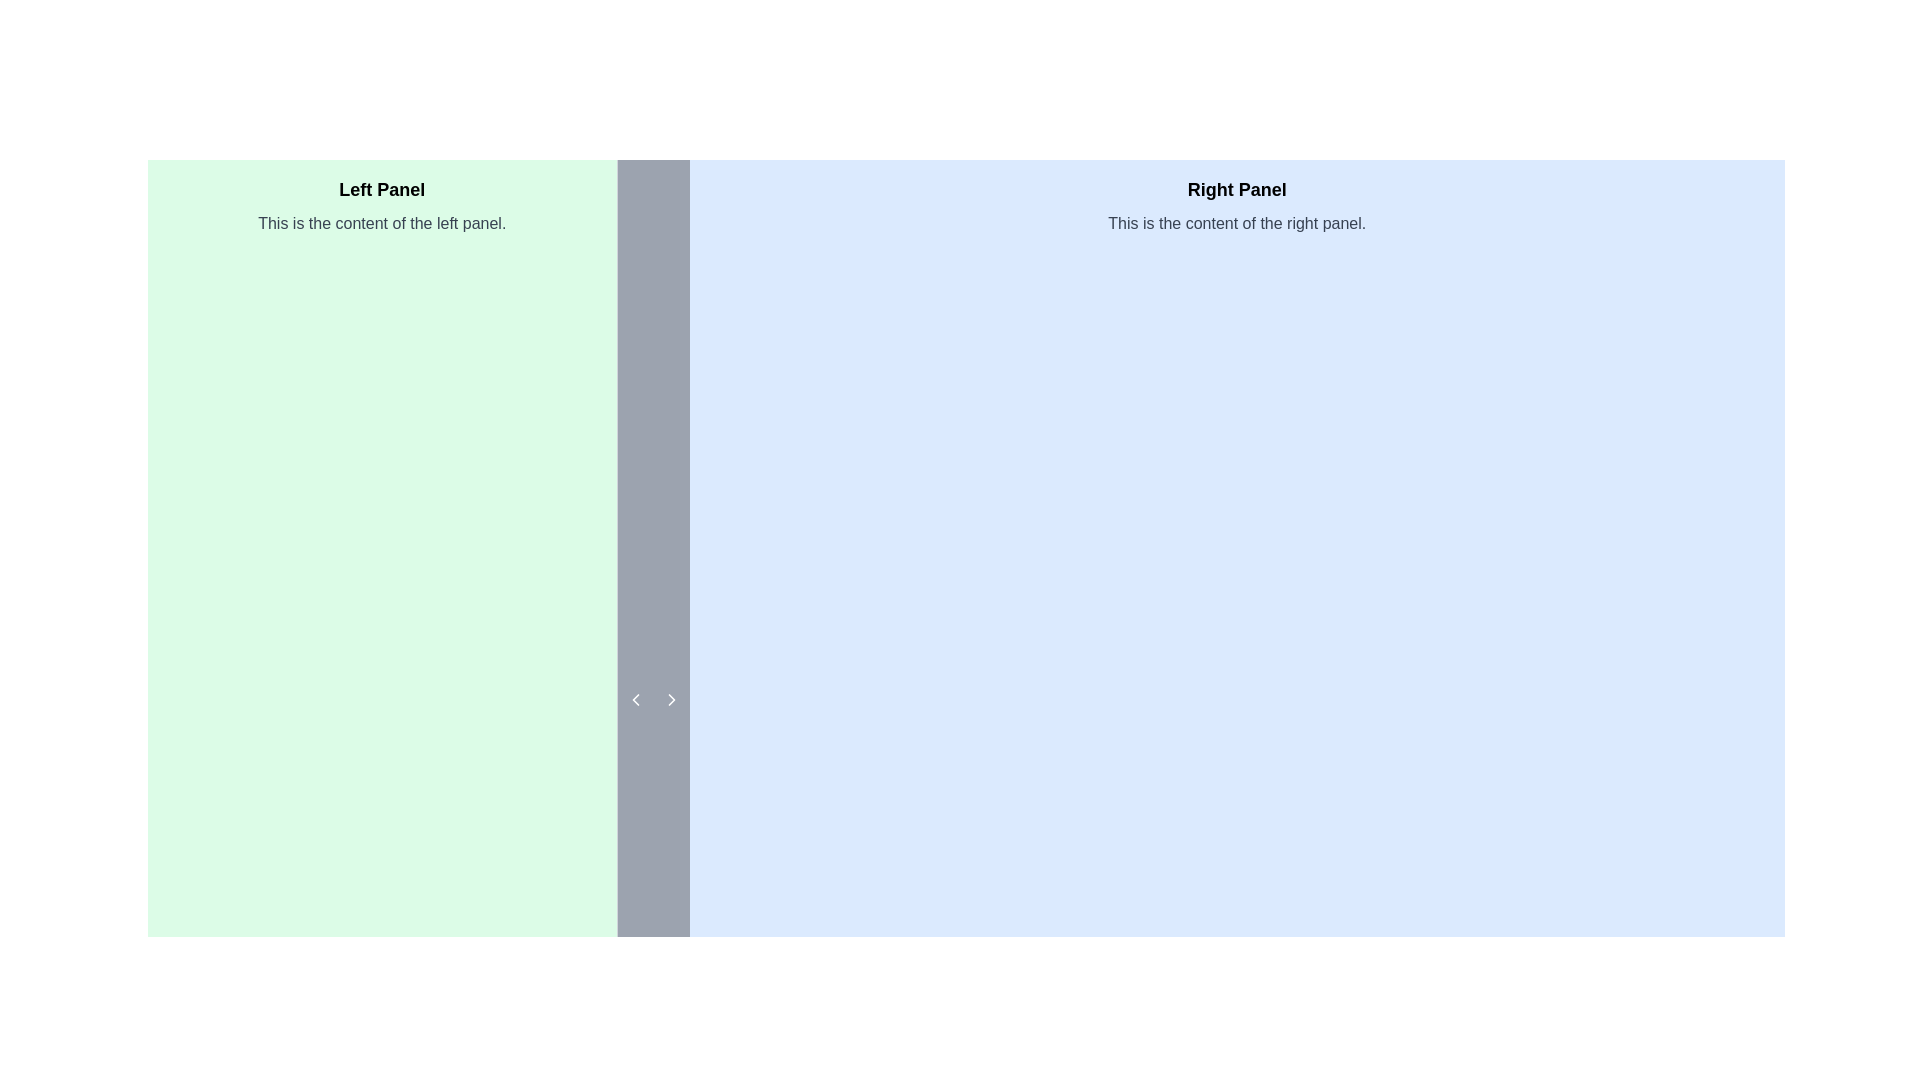 The width and height of the screenshot is (1920, 1080). What do you see at coordinates (1236, 223) in the screenshot?
I see `text label that displays 'This is the content of the right panel.' located in the right panel, which is horizontally centered and positioned below the title text 'Right Panel'` at bounding box center [1236, 223].